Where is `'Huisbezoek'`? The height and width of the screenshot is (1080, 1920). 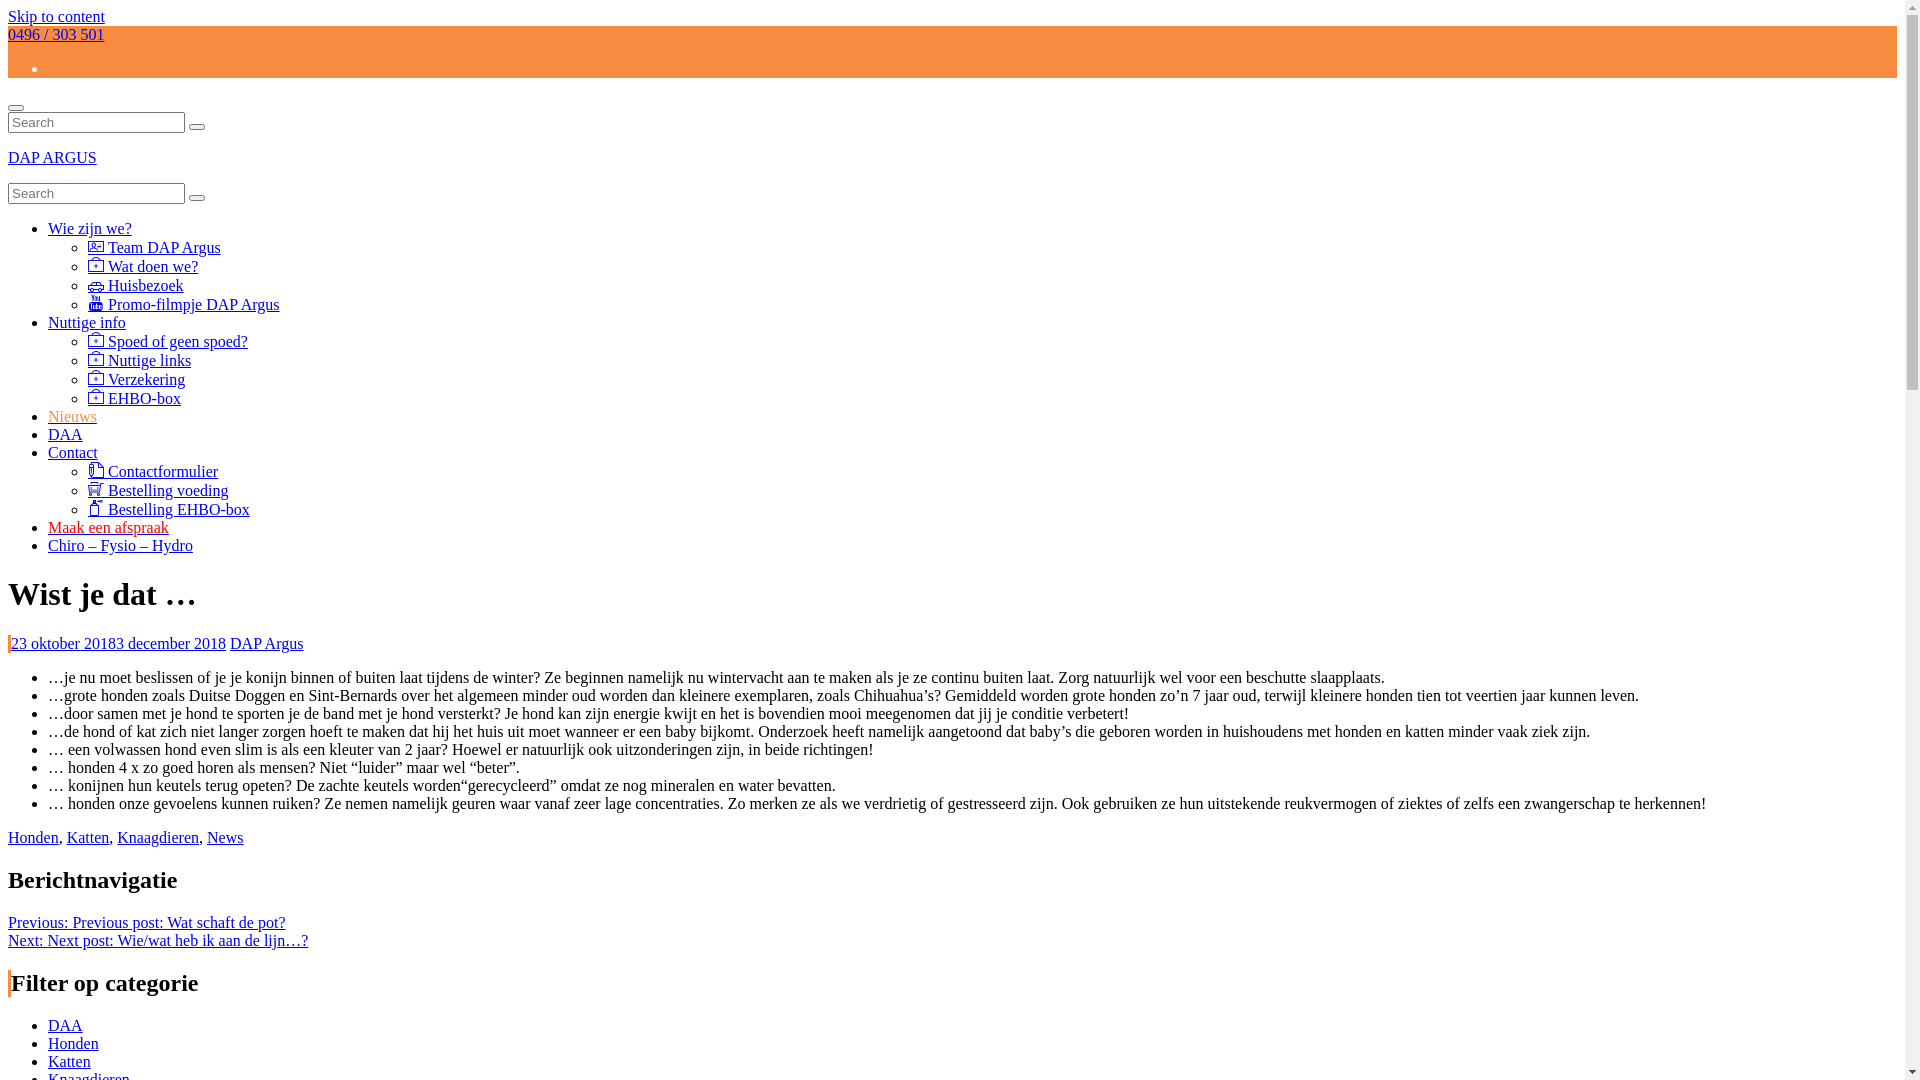 'Huisbezoek' is located at coordinates (86, 285).